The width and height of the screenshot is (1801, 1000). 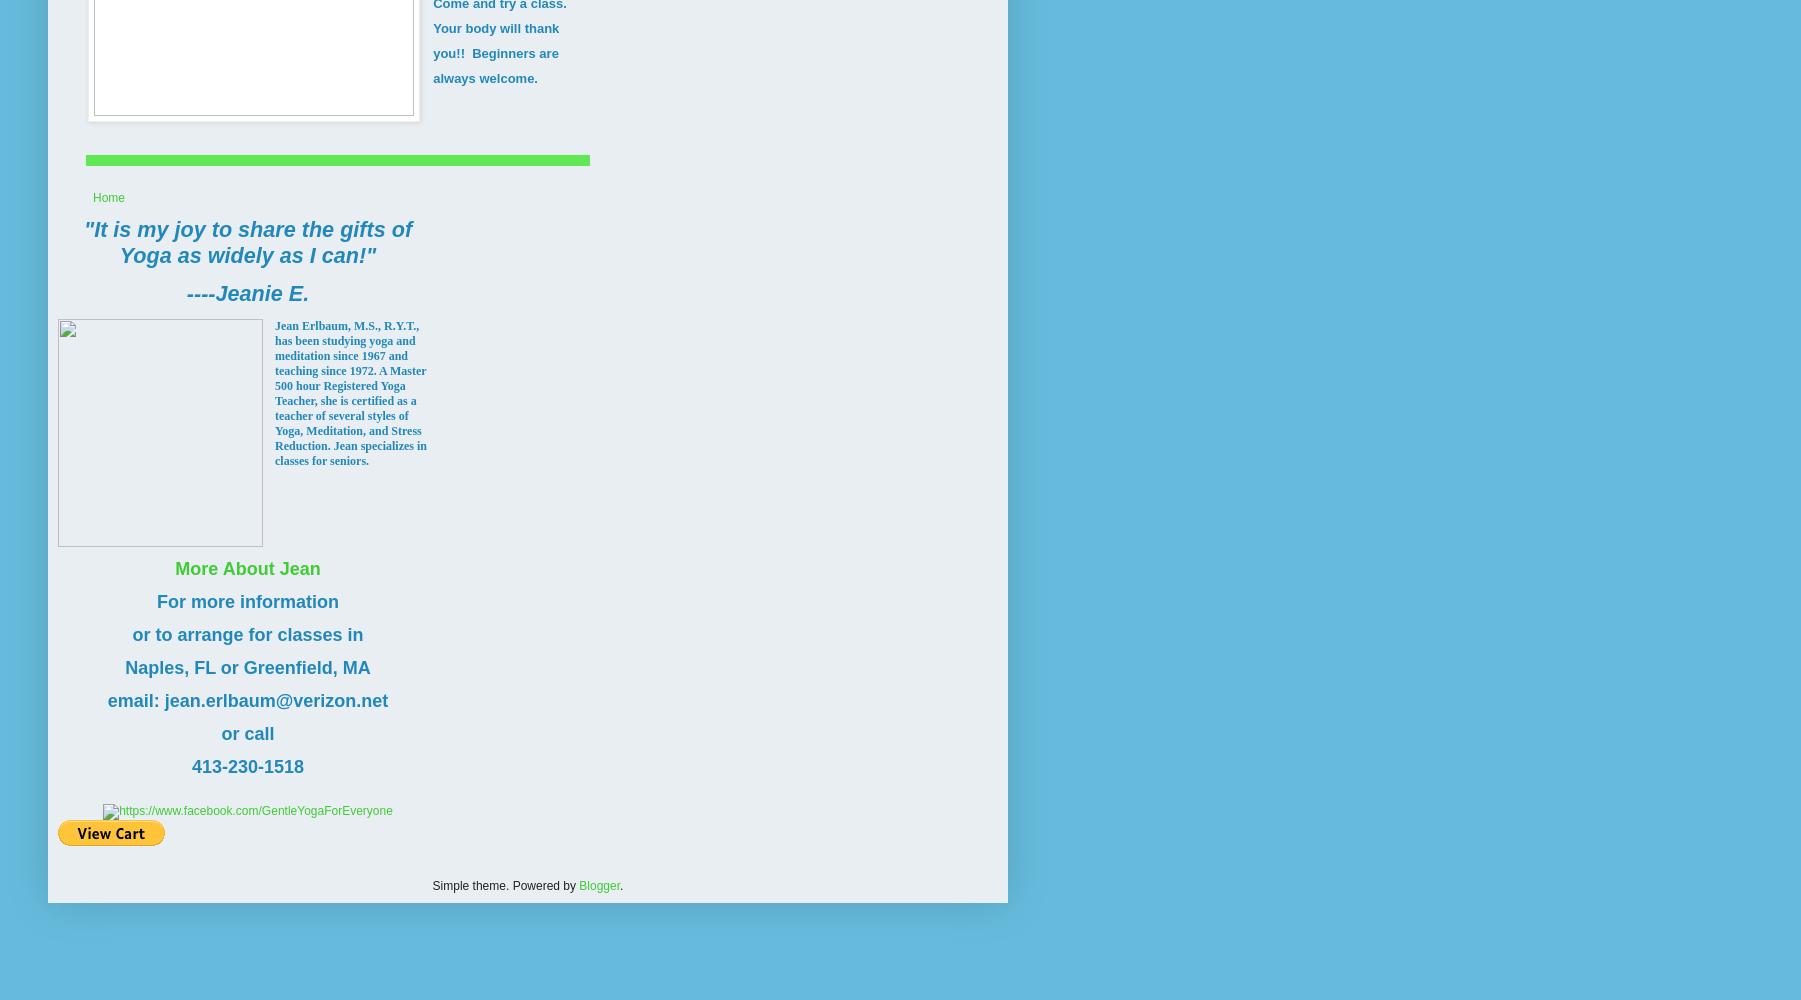 What do you see at coordinates (82, 240) in the screenshot?
I see `'"It is my joy to share the gifts of Yoga as widely as I can!"'` at bounding box center [82, 240].